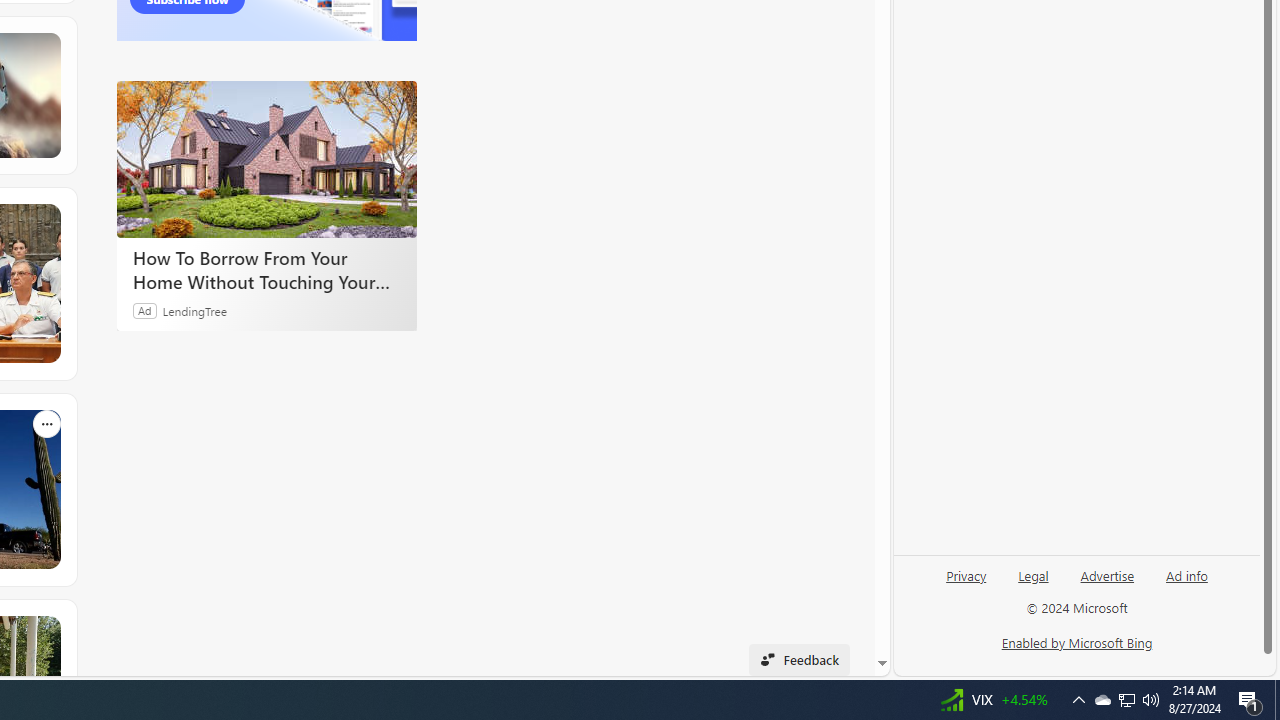 This screenshot has height=720, width=1280. What do you see at coordinates (265, 158) in the screenshot?
I see `'How To Borrow From Your Home Without Touching Your Mortgage'` at bounding box center [265, 158].